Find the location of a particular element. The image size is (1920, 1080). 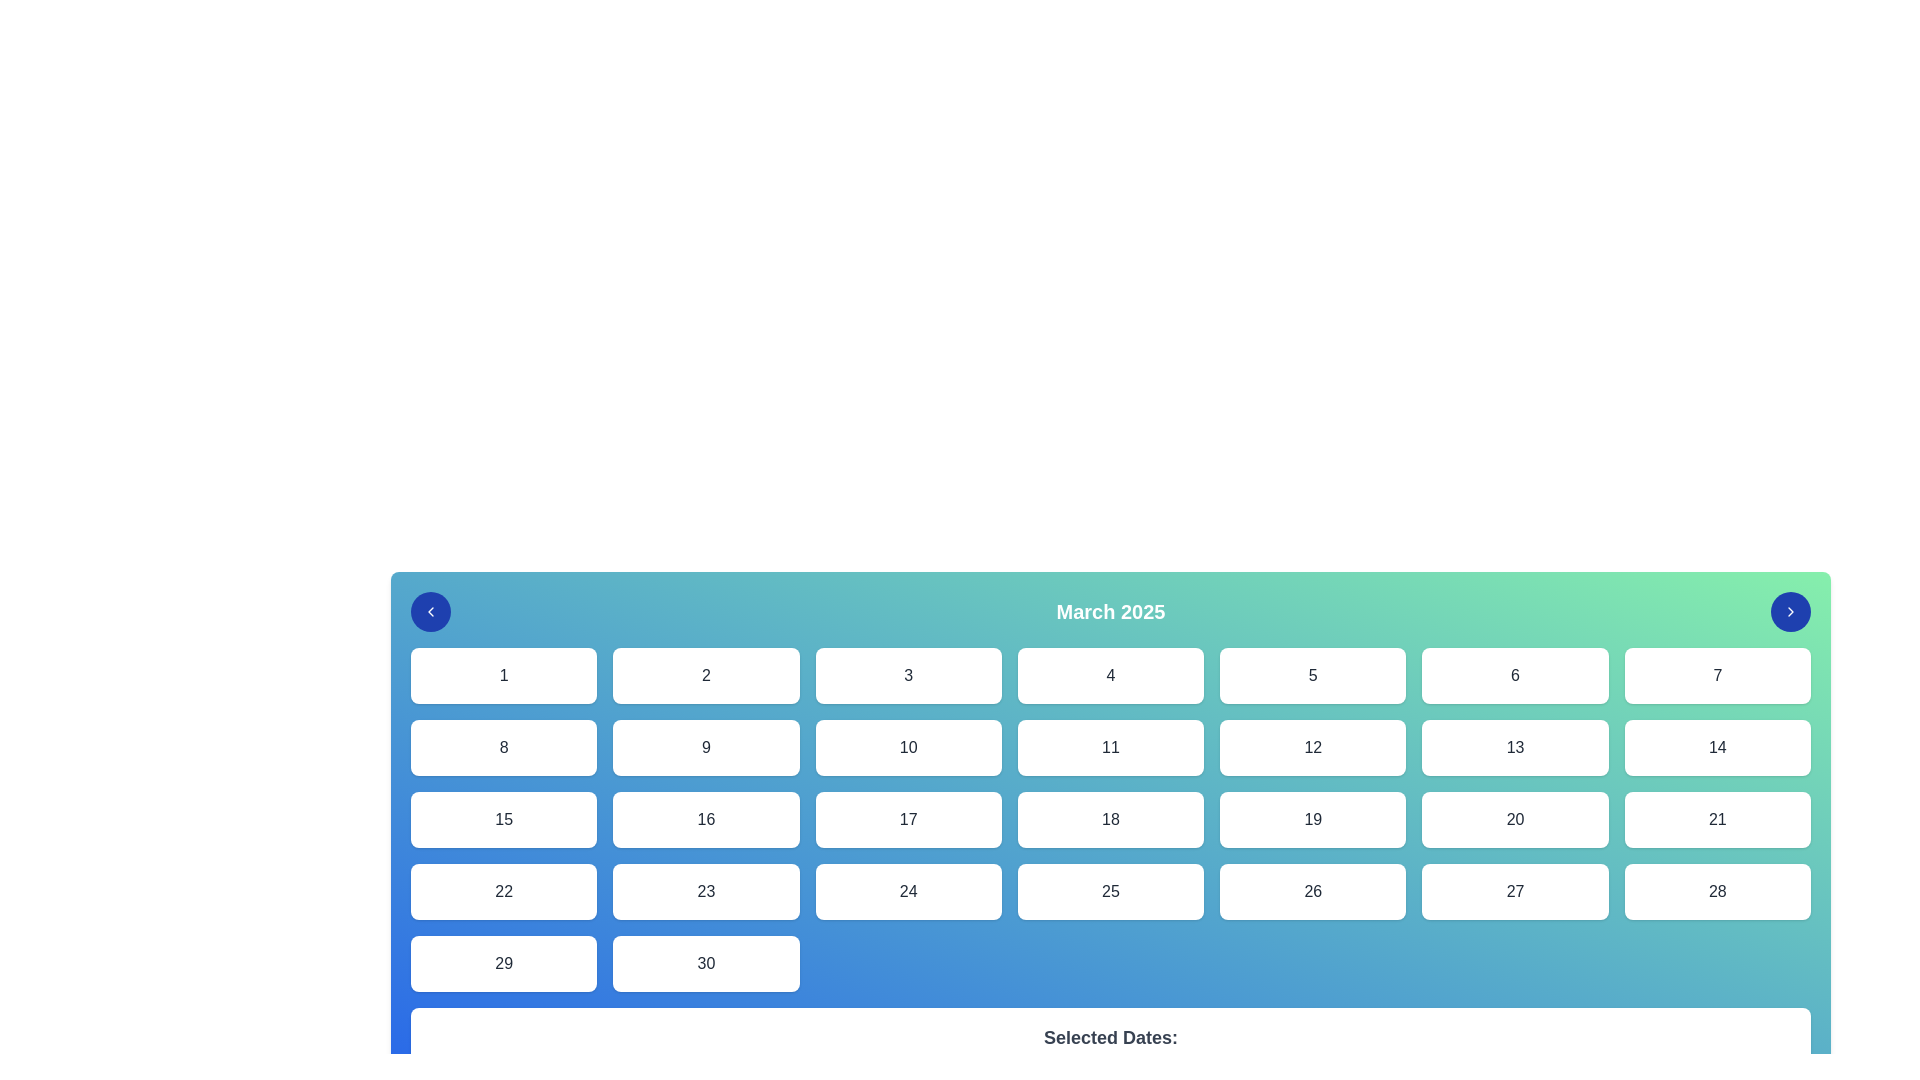

the calendar button representing the 4th day of the month is located at coordinates (1109, 675).